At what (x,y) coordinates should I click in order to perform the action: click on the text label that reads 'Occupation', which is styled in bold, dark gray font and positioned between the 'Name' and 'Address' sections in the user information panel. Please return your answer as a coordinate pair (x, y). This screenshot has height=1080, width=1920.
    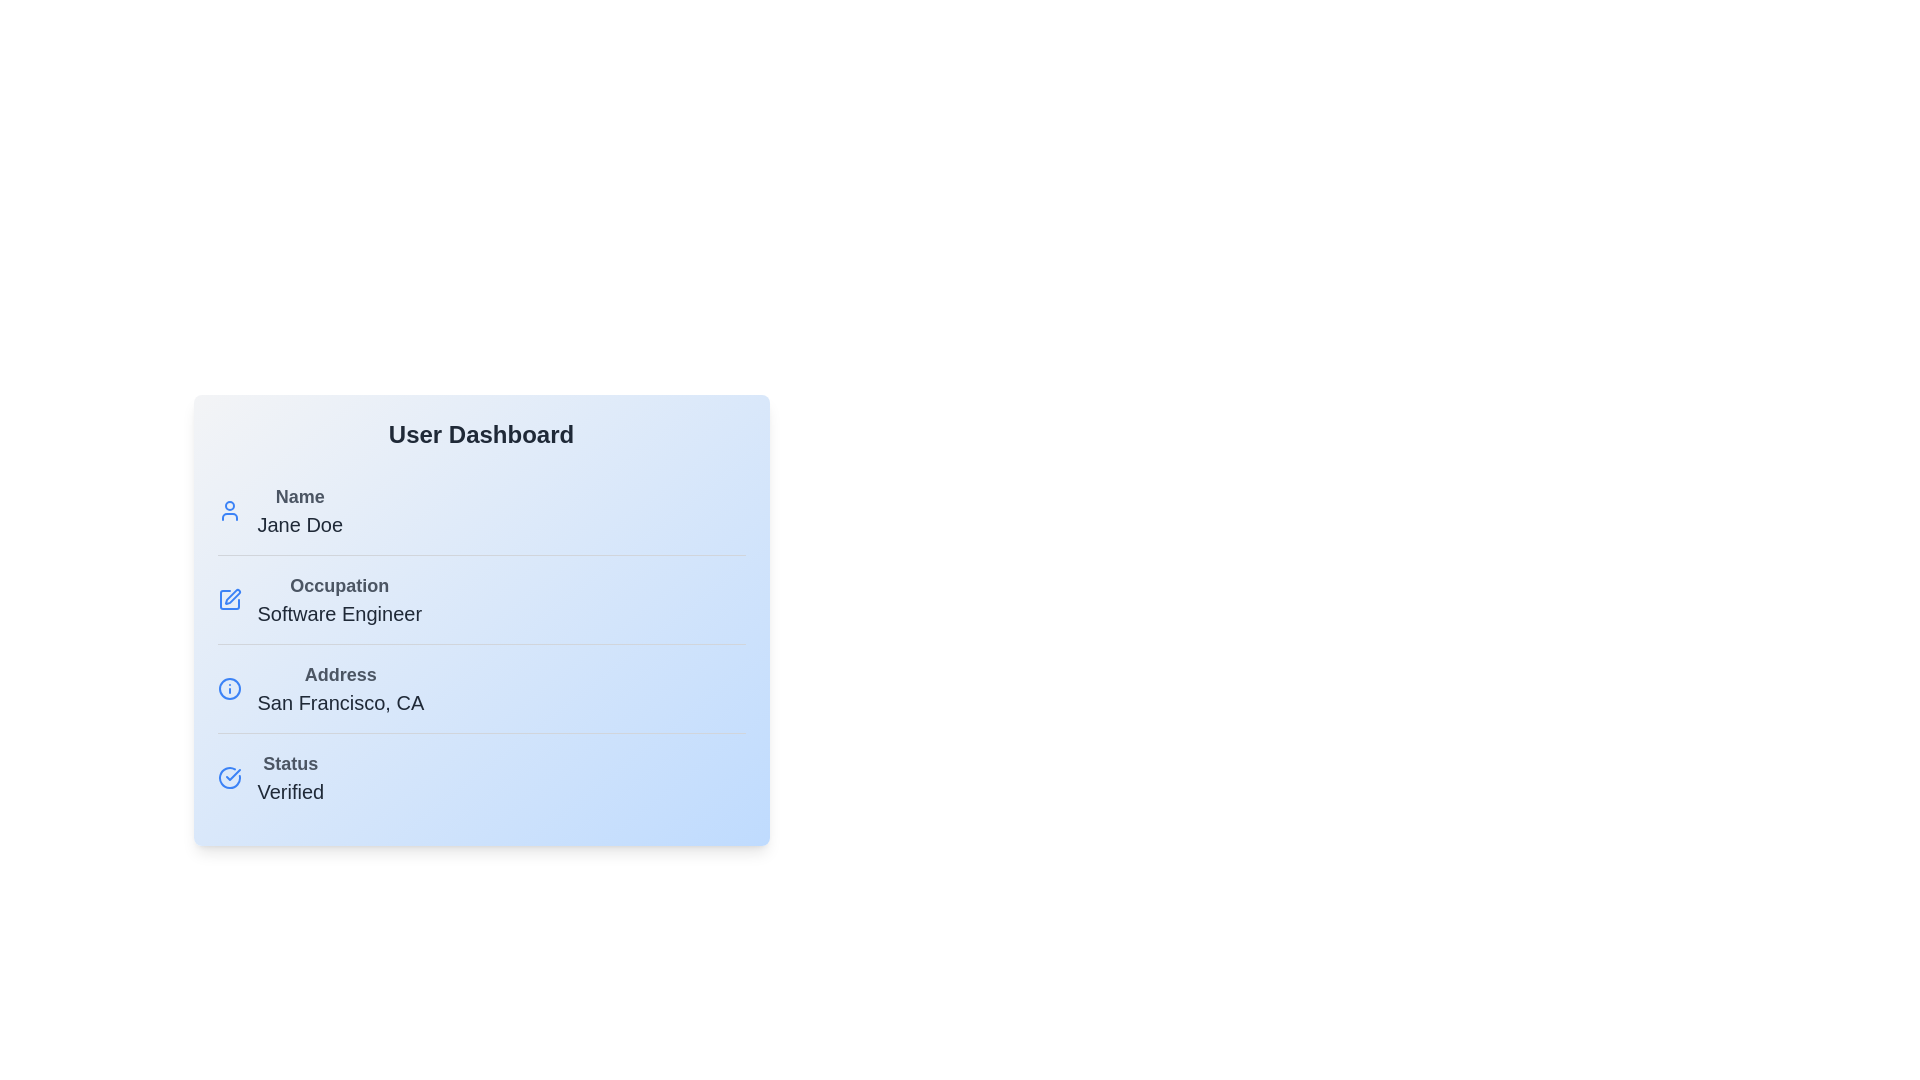
    Looking at the image, I should click on (339, 585).